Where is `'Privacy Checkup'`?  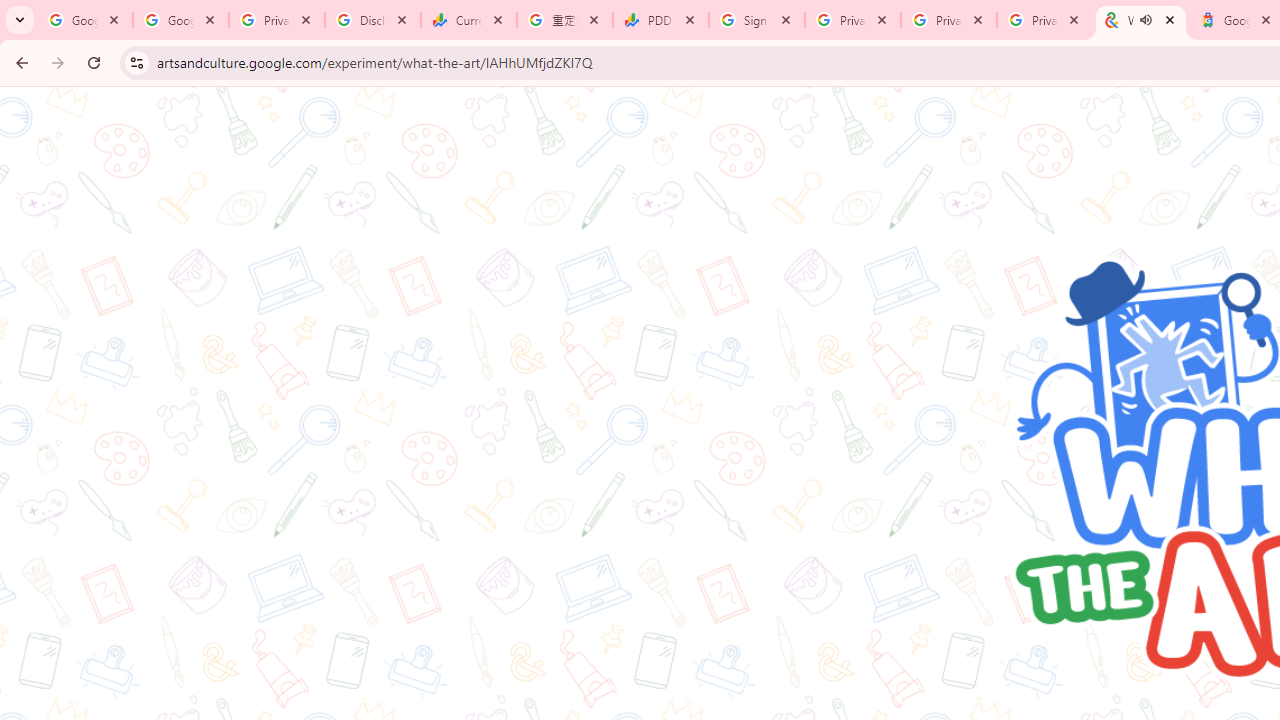 'Privacy Checkup' is located at coordinates (948, 20).